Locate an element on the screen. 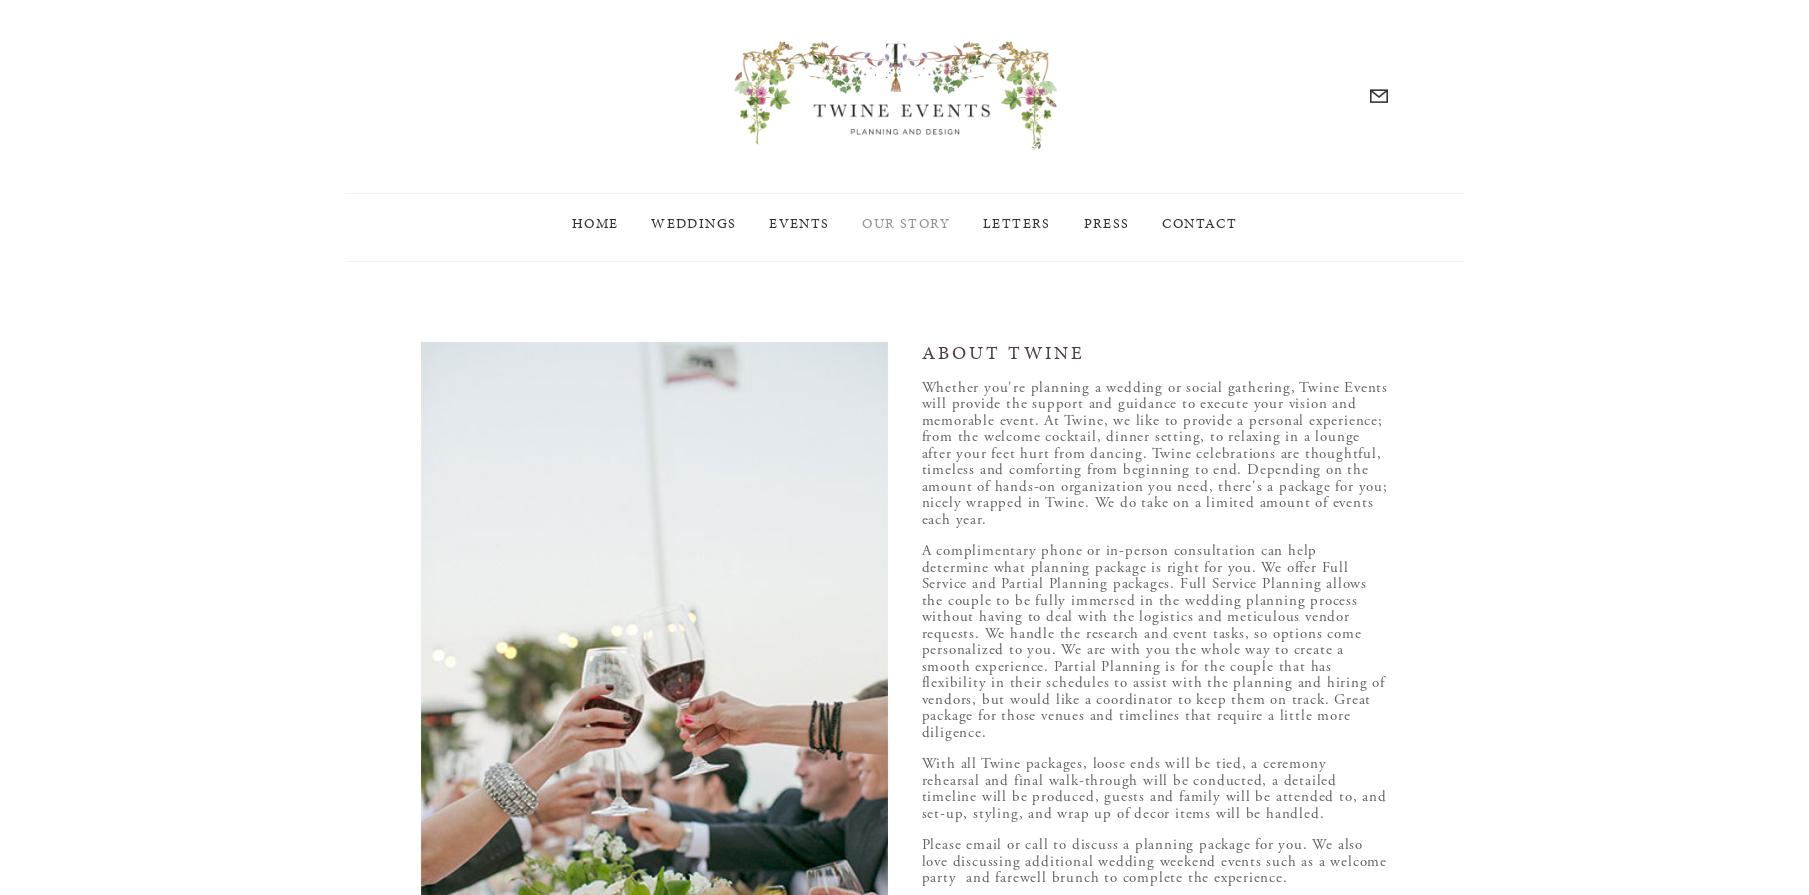  'Submit' is located at coordinates (1000, 448).